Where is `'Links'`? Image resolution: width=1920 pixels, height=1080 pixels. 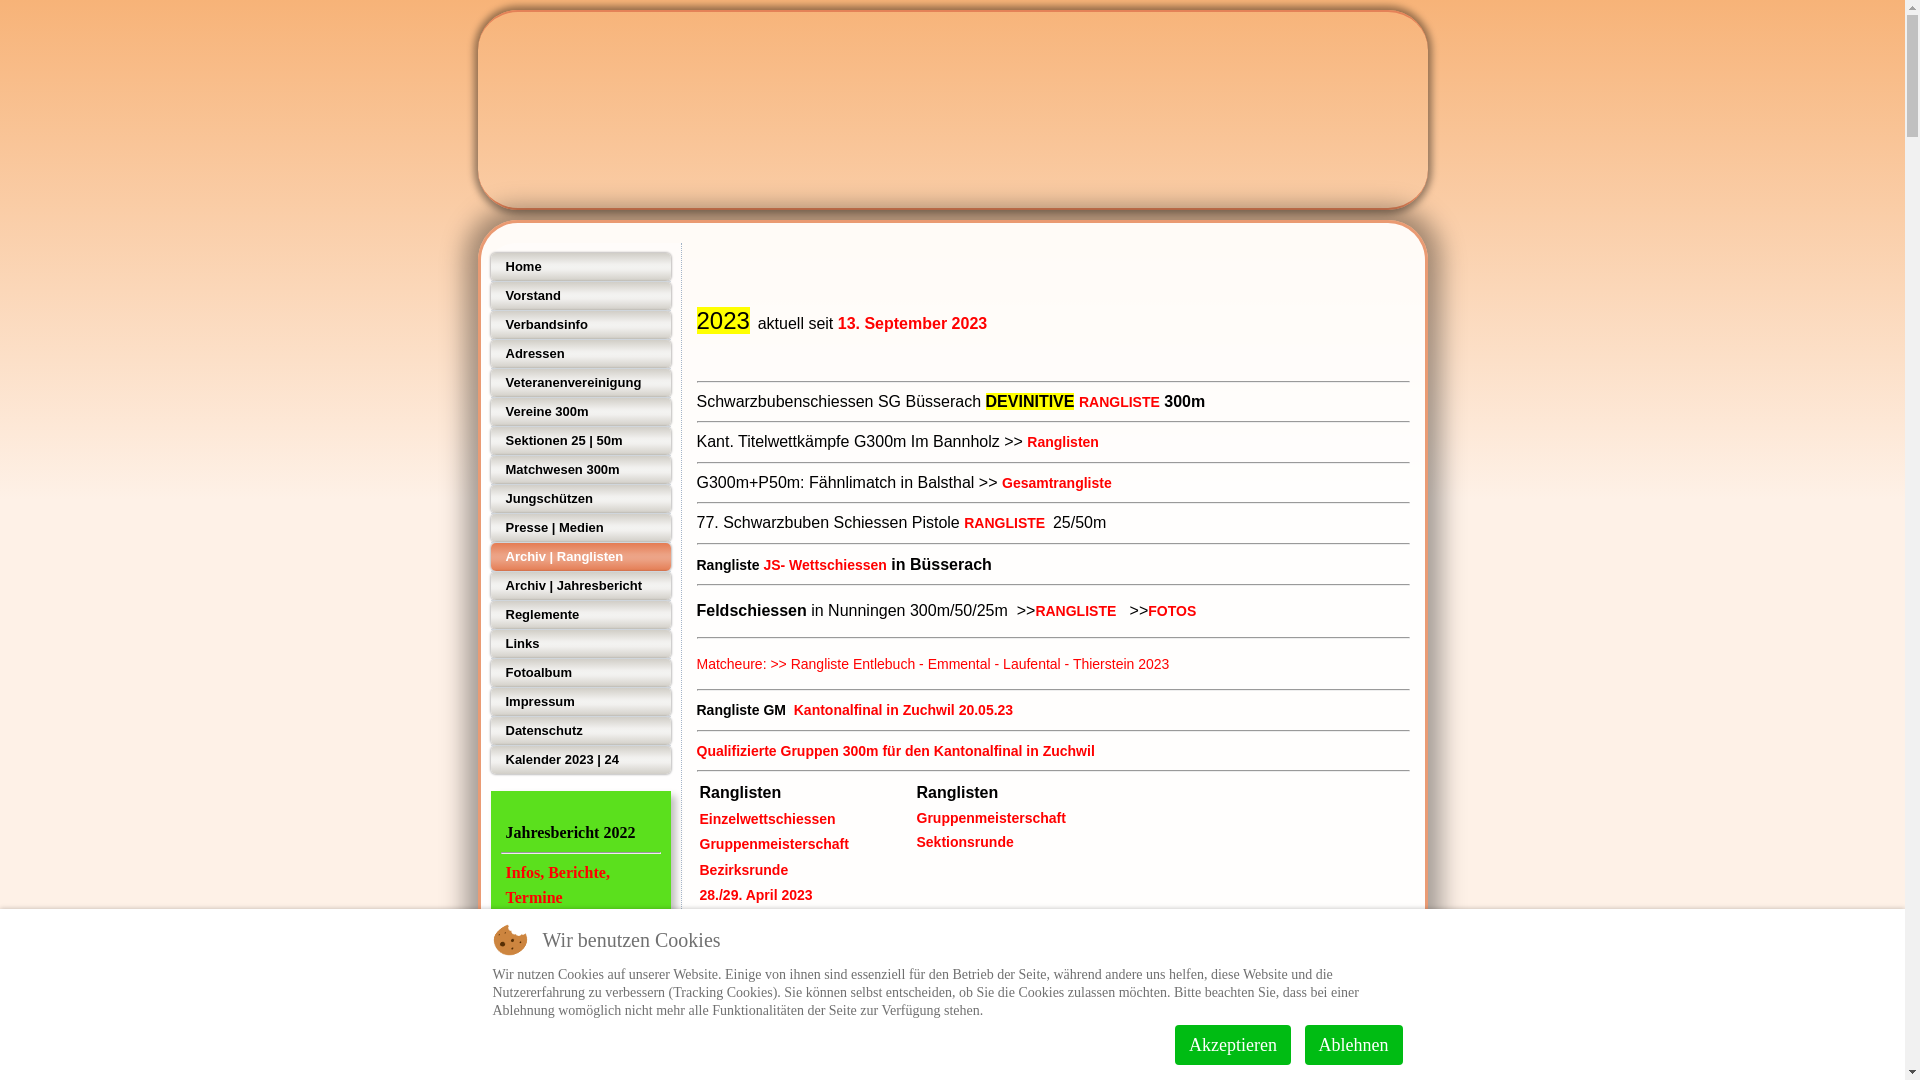 'Links' is located at coordinates (579, 644).